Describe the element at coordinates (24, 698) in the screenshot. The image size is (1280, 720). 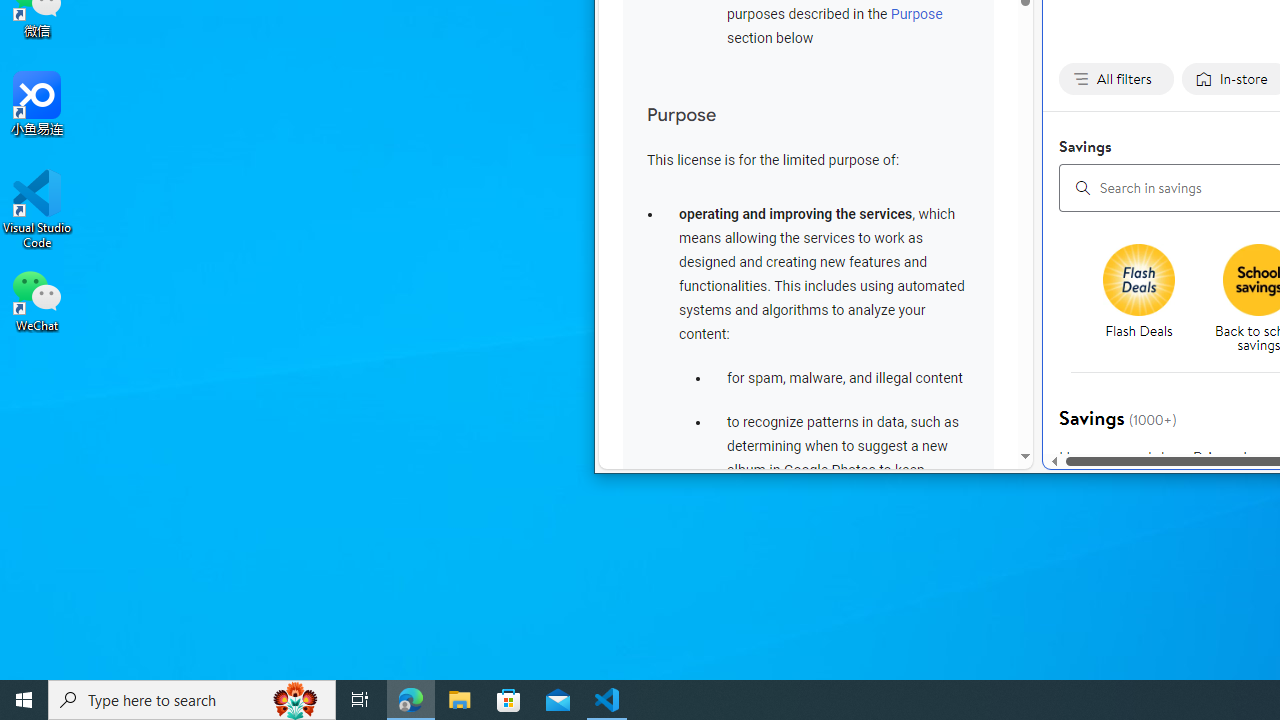
I see `'Start'` at that location.